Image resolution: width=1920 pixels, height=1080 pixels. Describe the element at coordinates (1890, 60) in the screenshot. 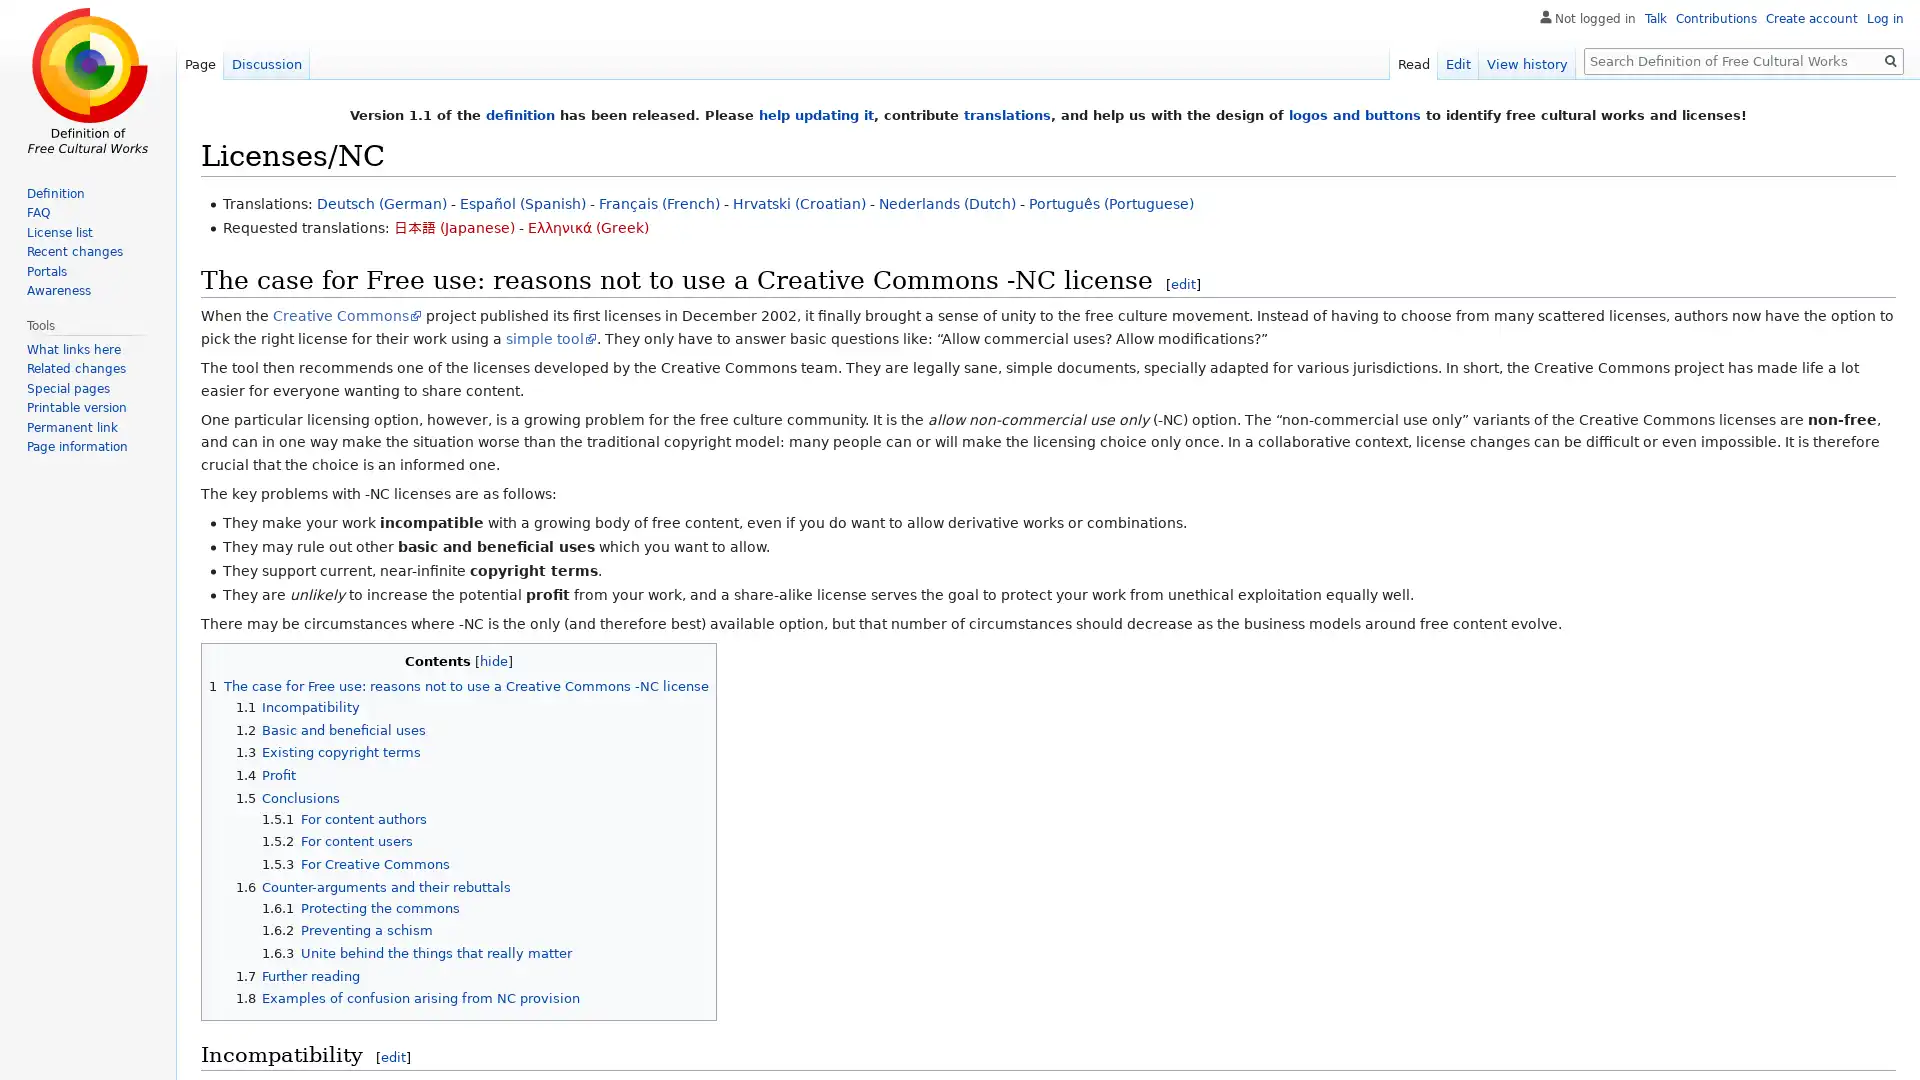

I see `Go` at that location.